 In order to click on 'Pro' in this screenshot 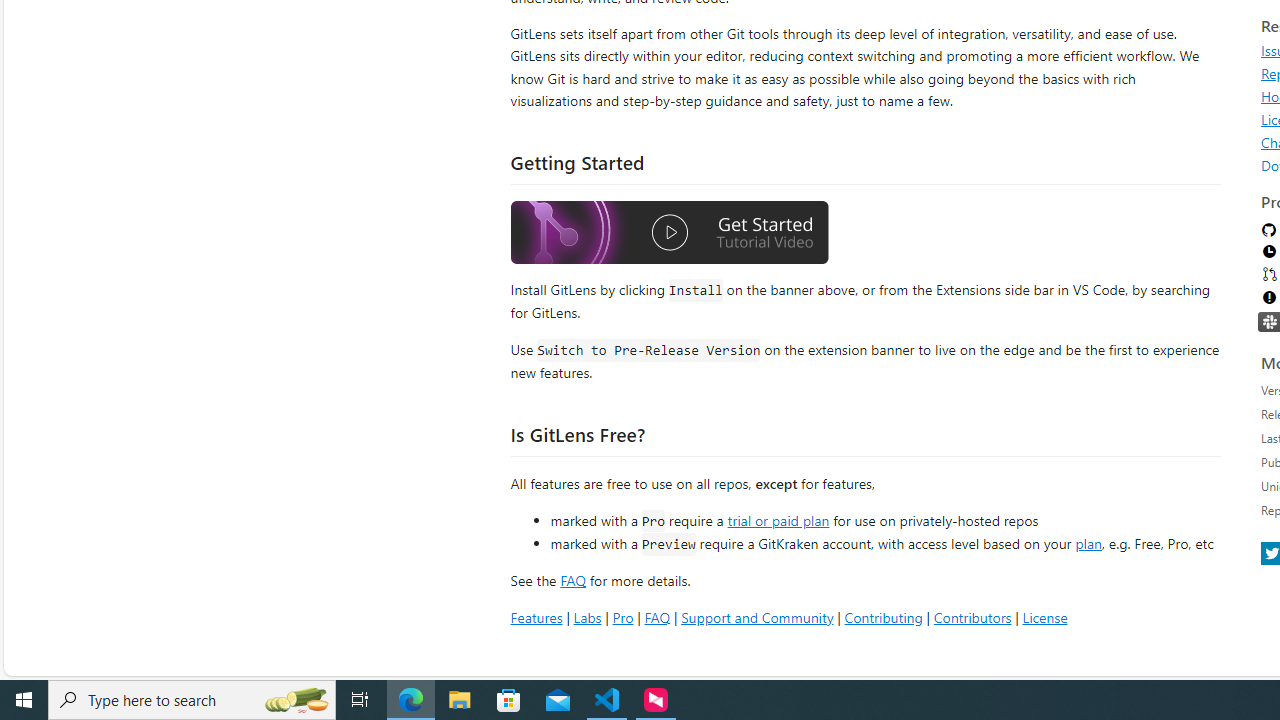, I will do `click(621, 616)`.